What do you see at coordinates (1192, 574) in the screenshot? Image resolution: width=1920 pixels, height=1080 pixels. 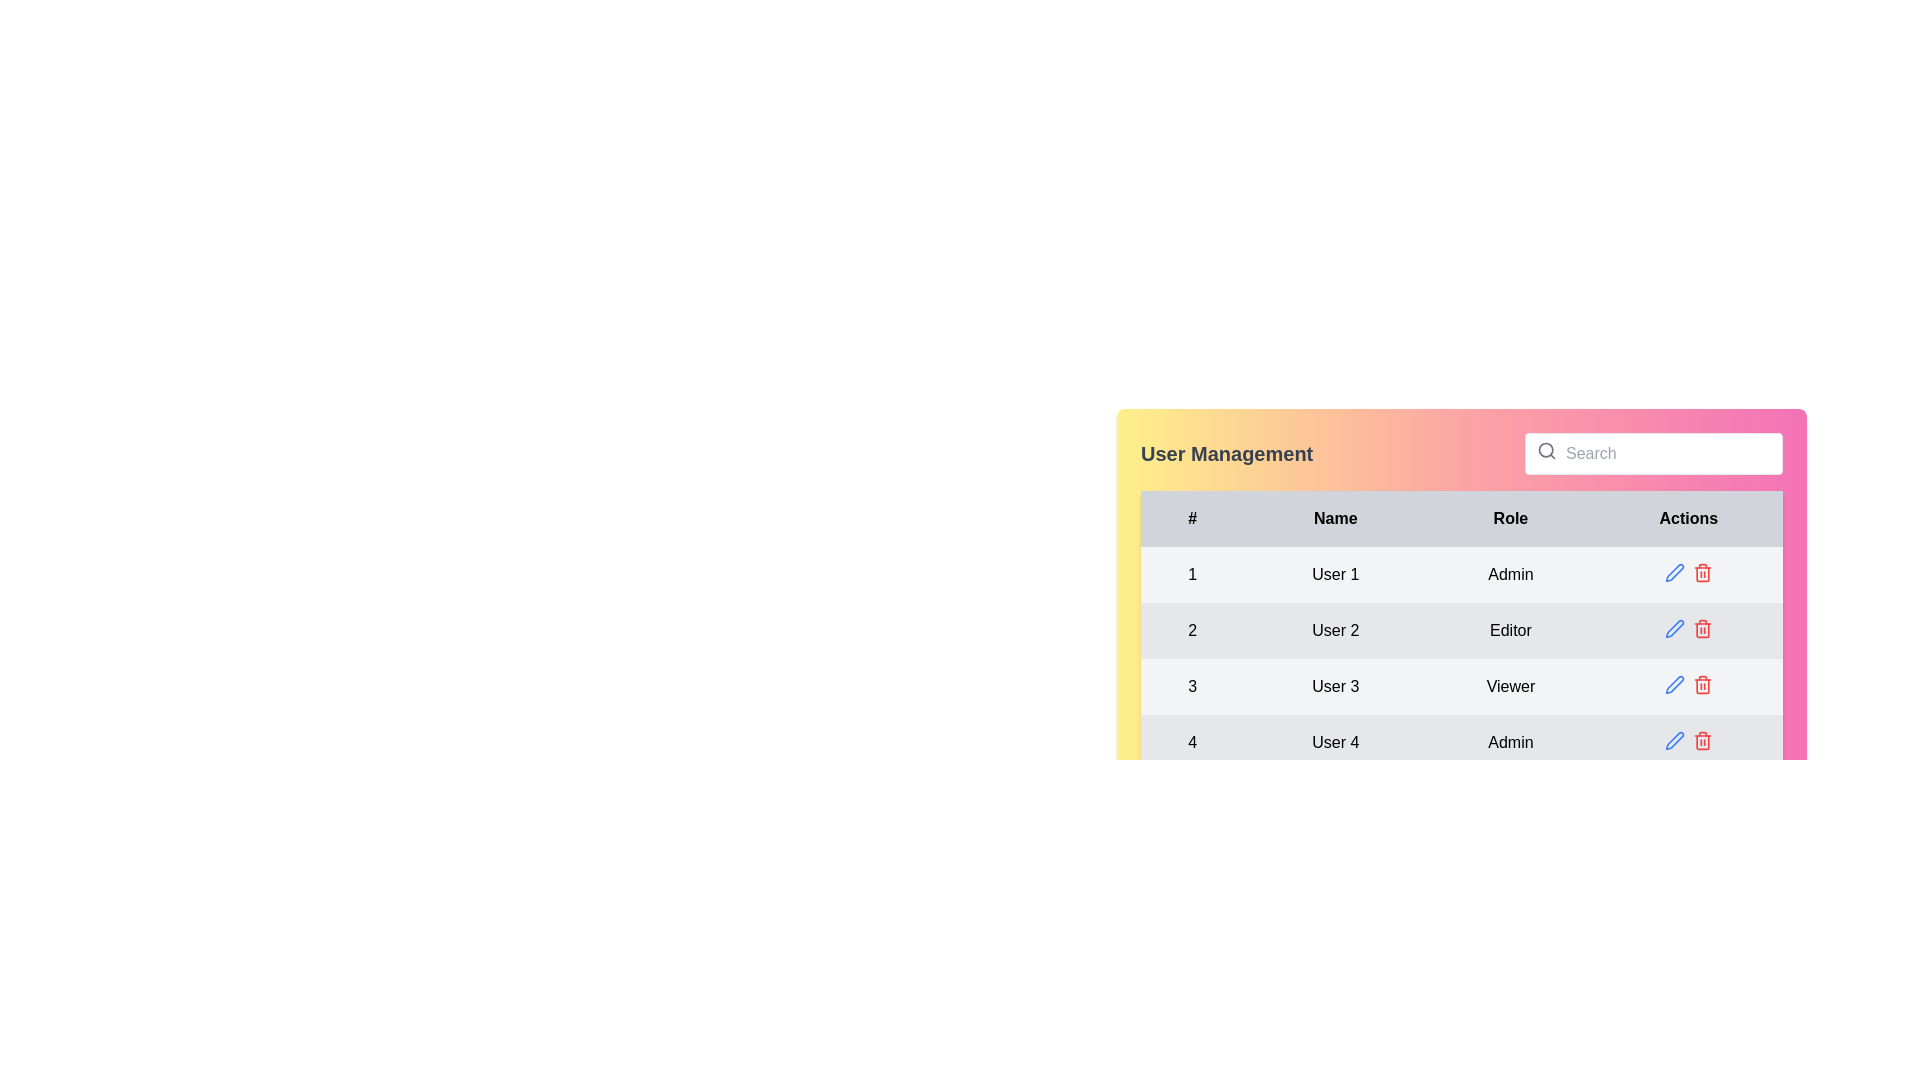 I see `text from the label representing the index or serial number of the corresponding row in the table, located in the top-left corner under the '#' column` at bounding box center [1192, 574].